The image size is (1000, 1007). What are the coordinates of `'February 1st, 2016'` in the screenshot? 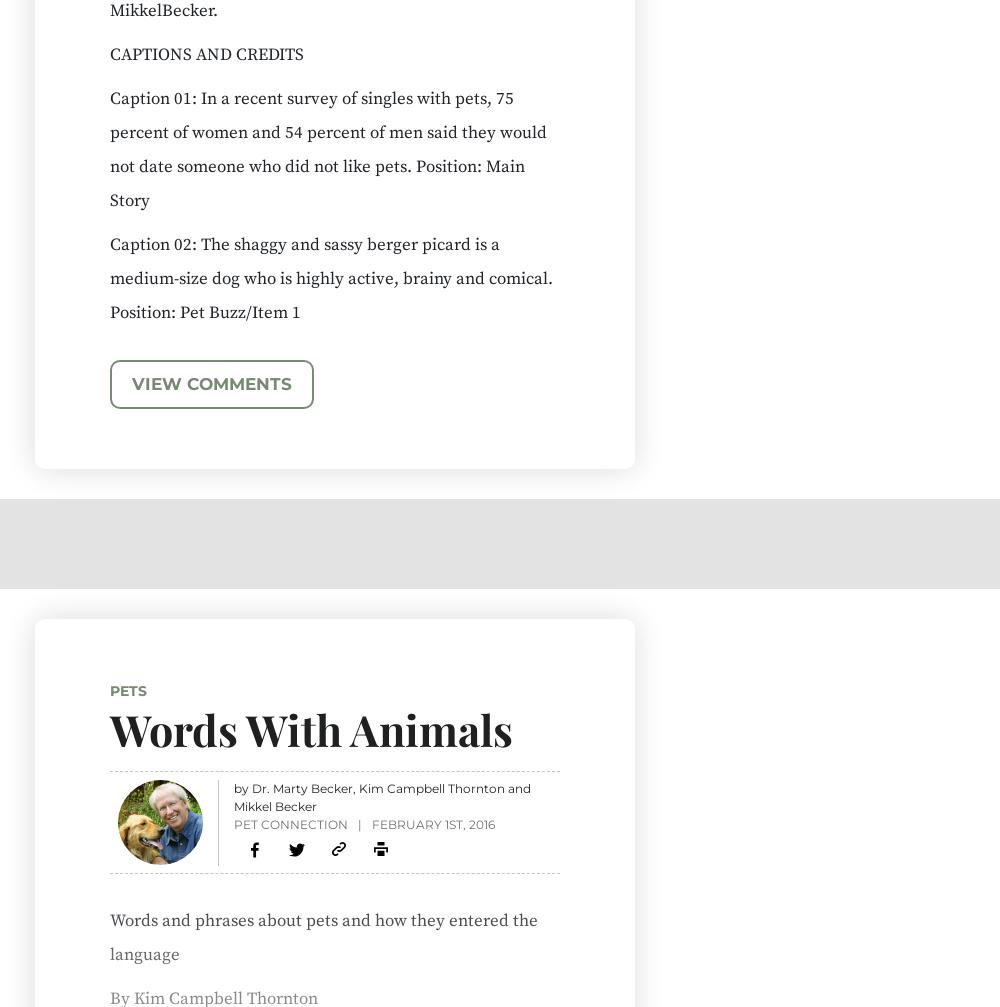 It's located at (432, 822).